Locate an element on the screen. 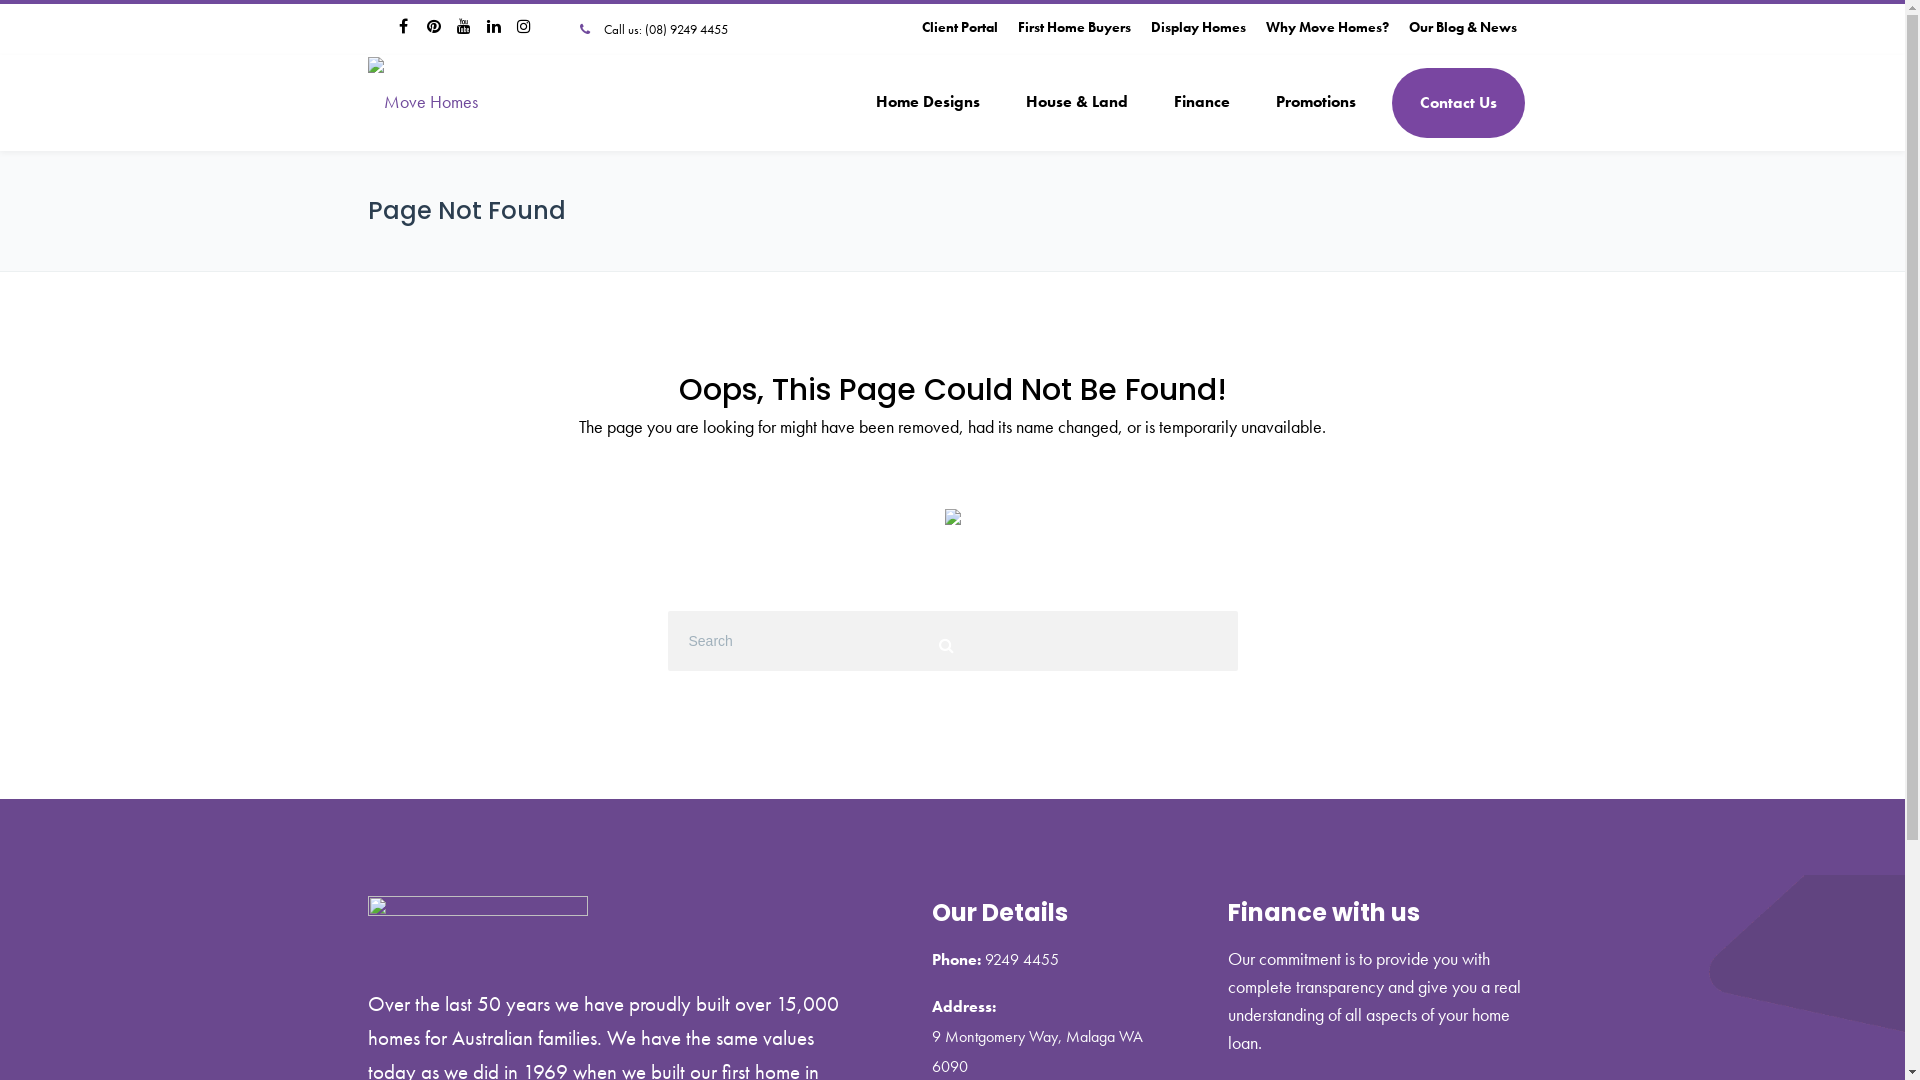  'Our Blog & News' is located at coordinates (1462, 27).